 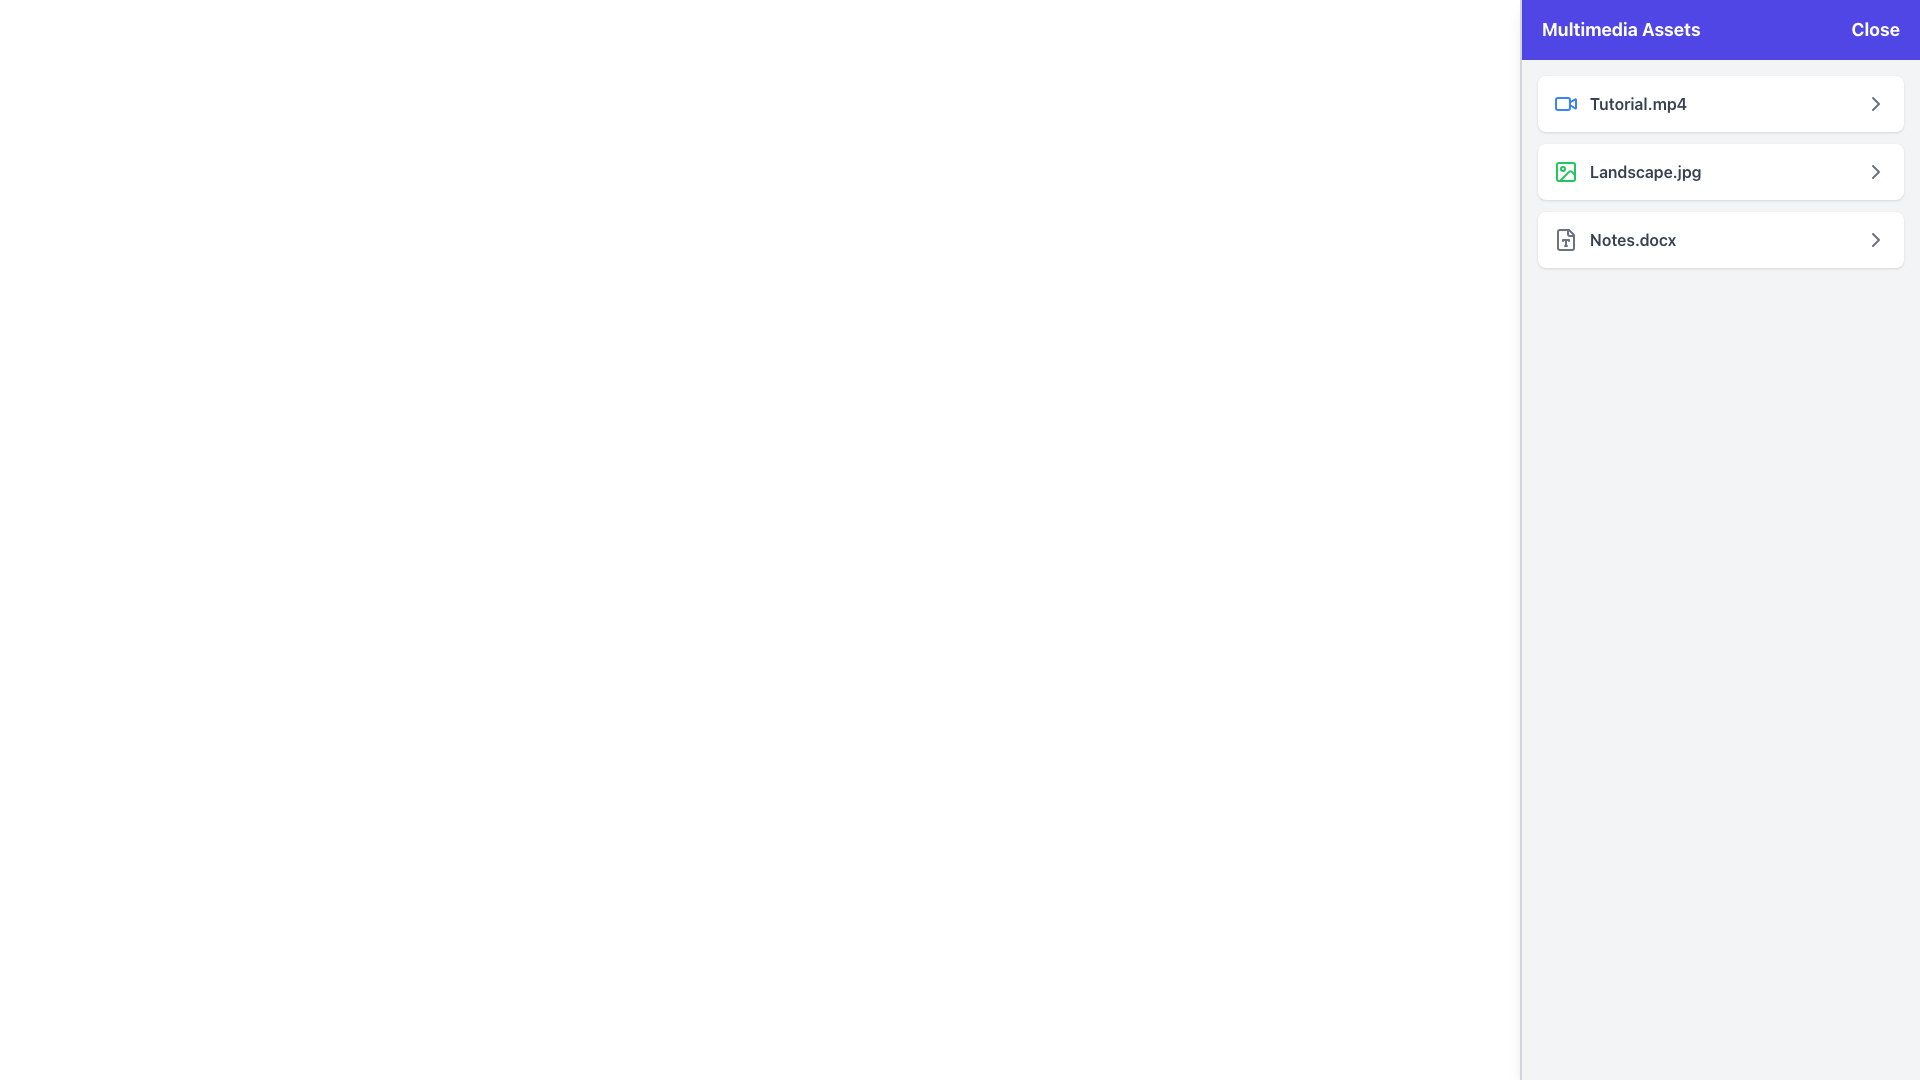 What do you see at coordinates (1572, 103) in the screenshot?
I see `the triangular play icon in the video playback interface` at bounding box center [1572, 103].